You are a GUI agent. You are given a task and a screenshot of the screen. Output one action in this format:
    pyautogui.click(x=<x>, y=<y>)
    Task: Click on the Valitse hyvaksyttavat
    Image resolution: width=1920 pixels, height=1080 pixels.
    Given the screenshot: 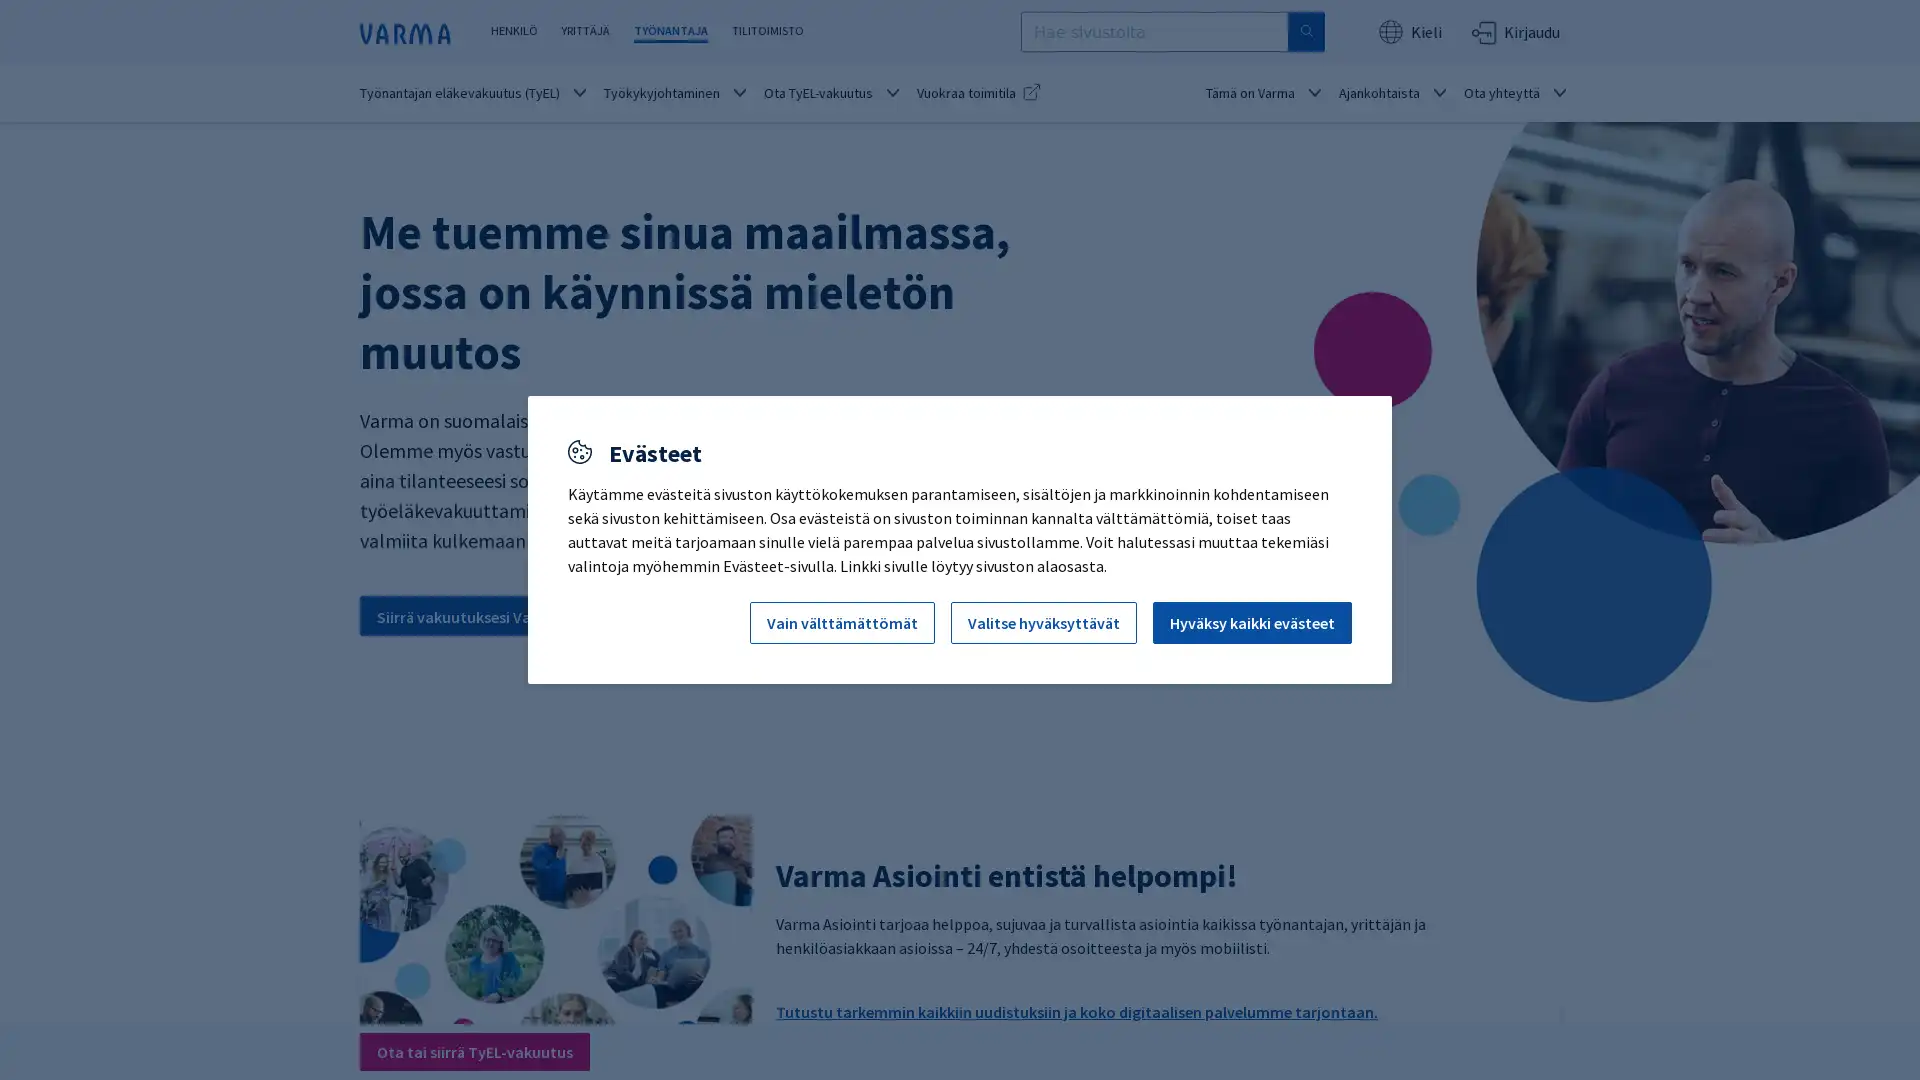 What is the action you would take?
    pyautogui.click(x=1042, y=622)
    